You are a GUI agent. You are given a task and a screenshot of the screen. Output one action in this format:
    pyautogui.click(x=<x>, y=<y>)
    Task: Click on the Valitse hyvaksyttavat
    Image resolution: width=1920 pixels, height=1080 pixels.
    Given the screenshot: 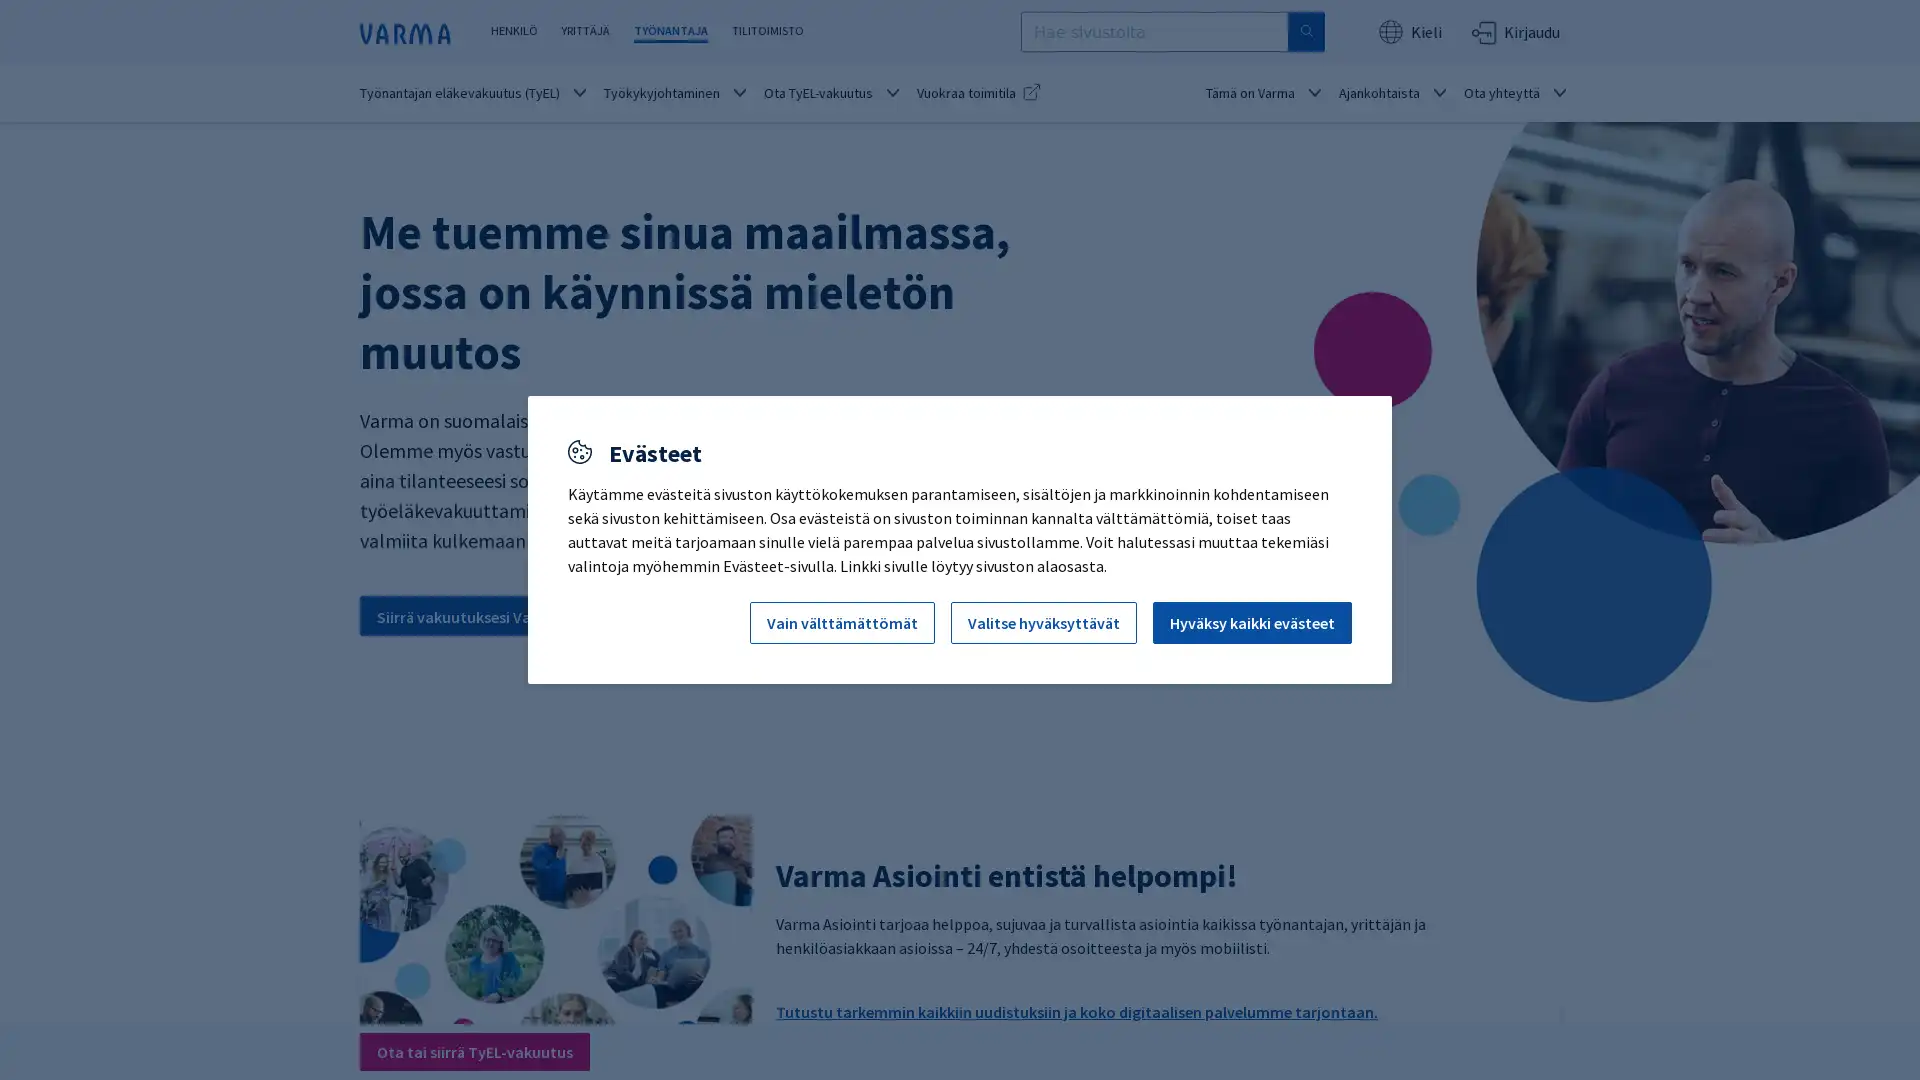 What is the action you would take?
    pyautogui.click(x=1042, y=622)
    